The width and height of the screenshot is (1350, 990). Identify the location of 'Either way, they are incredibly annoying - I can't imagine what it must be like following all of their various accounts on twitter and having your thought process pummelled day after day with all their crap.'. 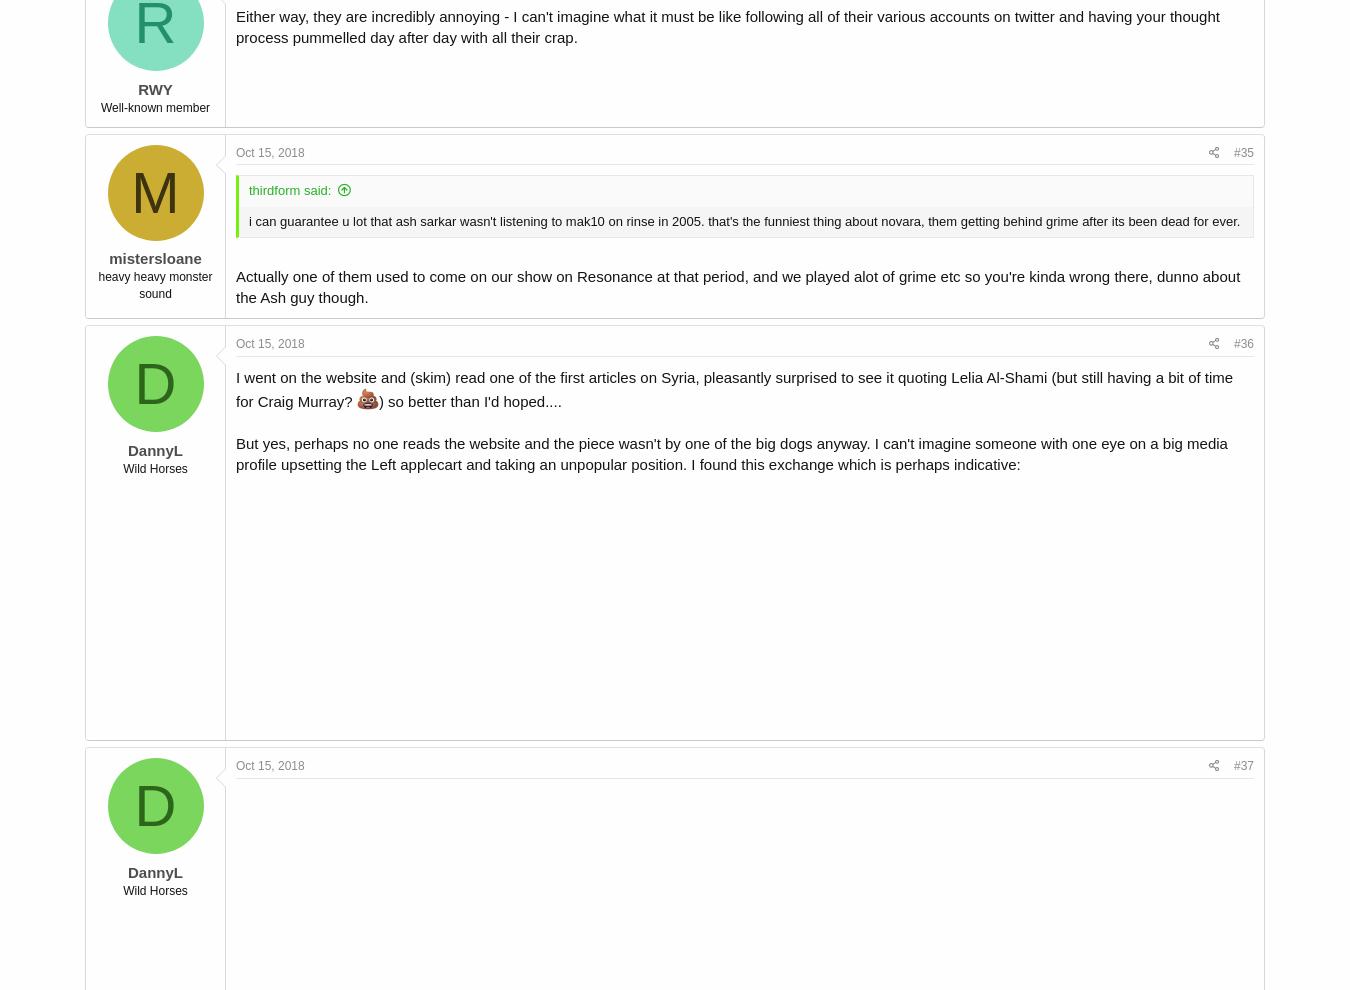
(726, 26).